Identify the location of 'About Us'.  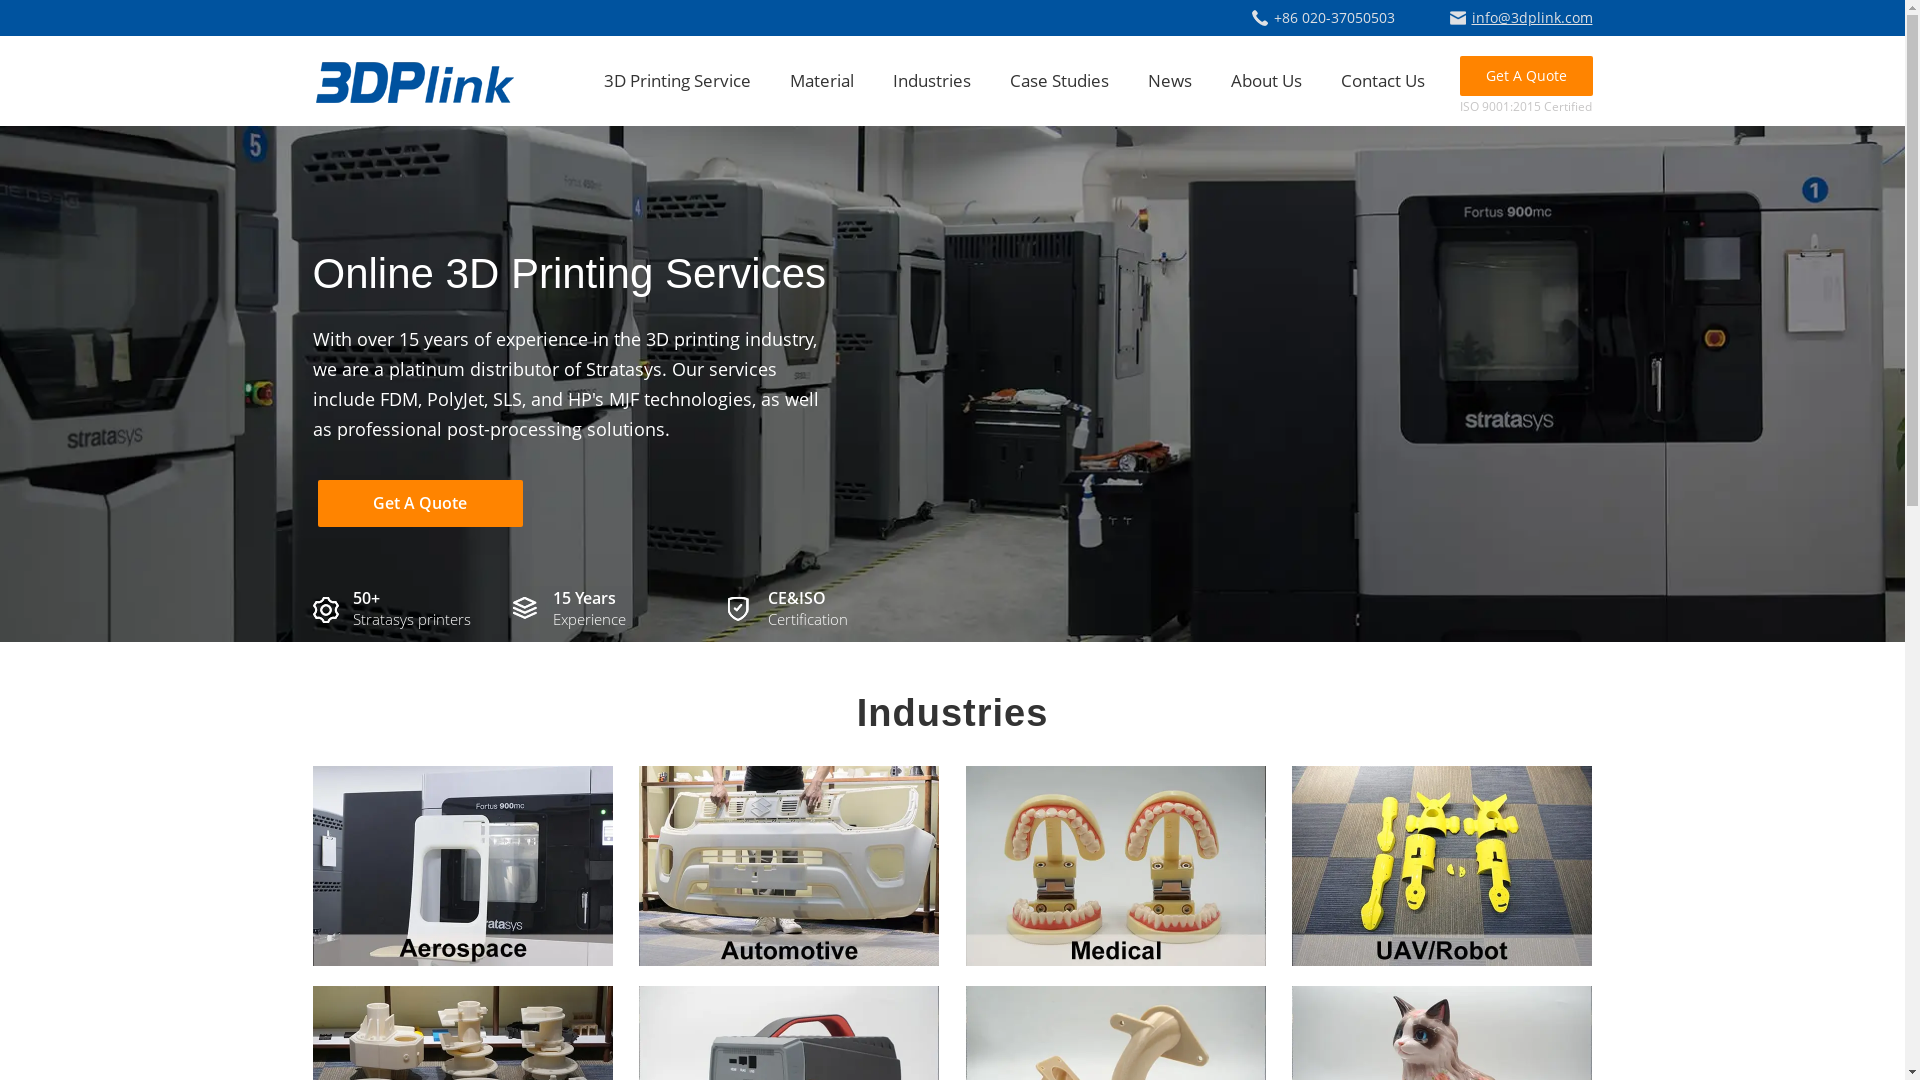
(1228, 79).